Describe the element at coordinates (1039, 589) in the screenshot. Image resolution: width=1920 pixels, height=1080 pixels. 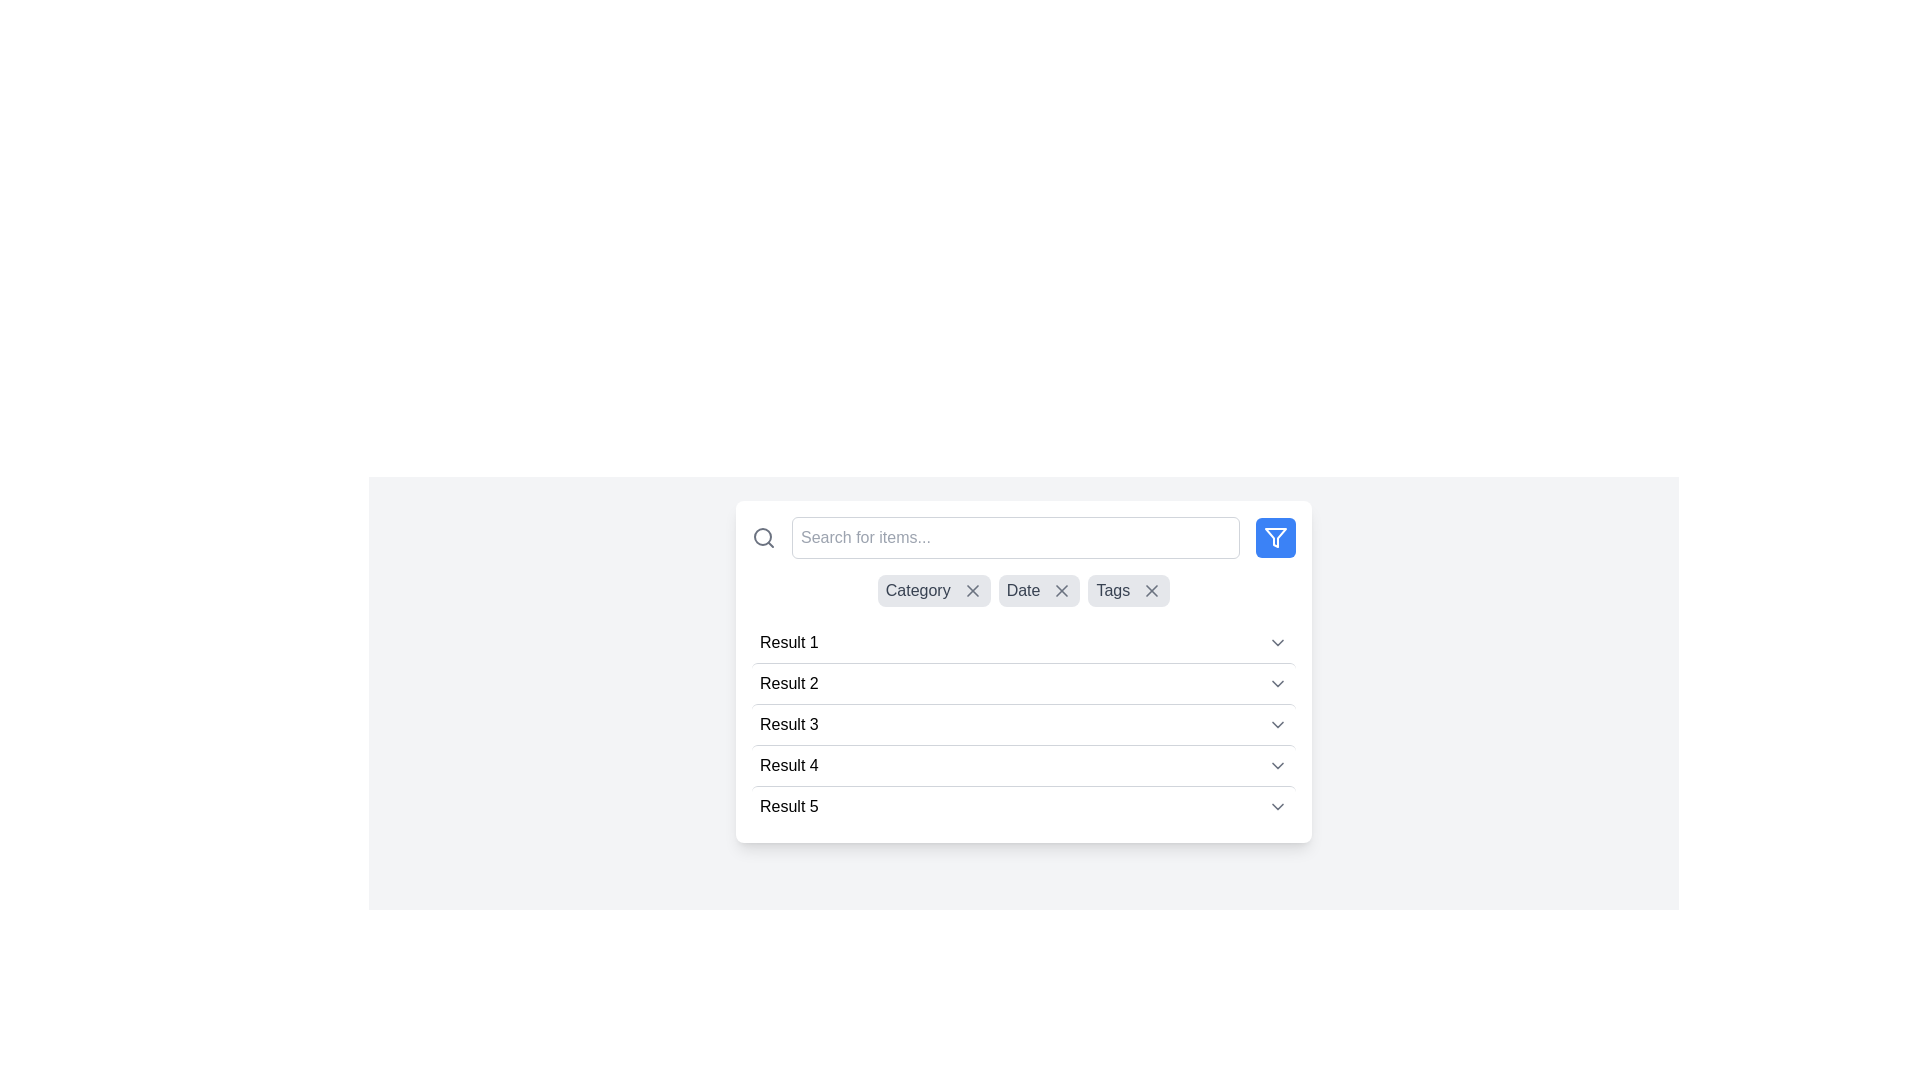
I see `the 'X' icon on the tag labeled 'Date'` at that location.